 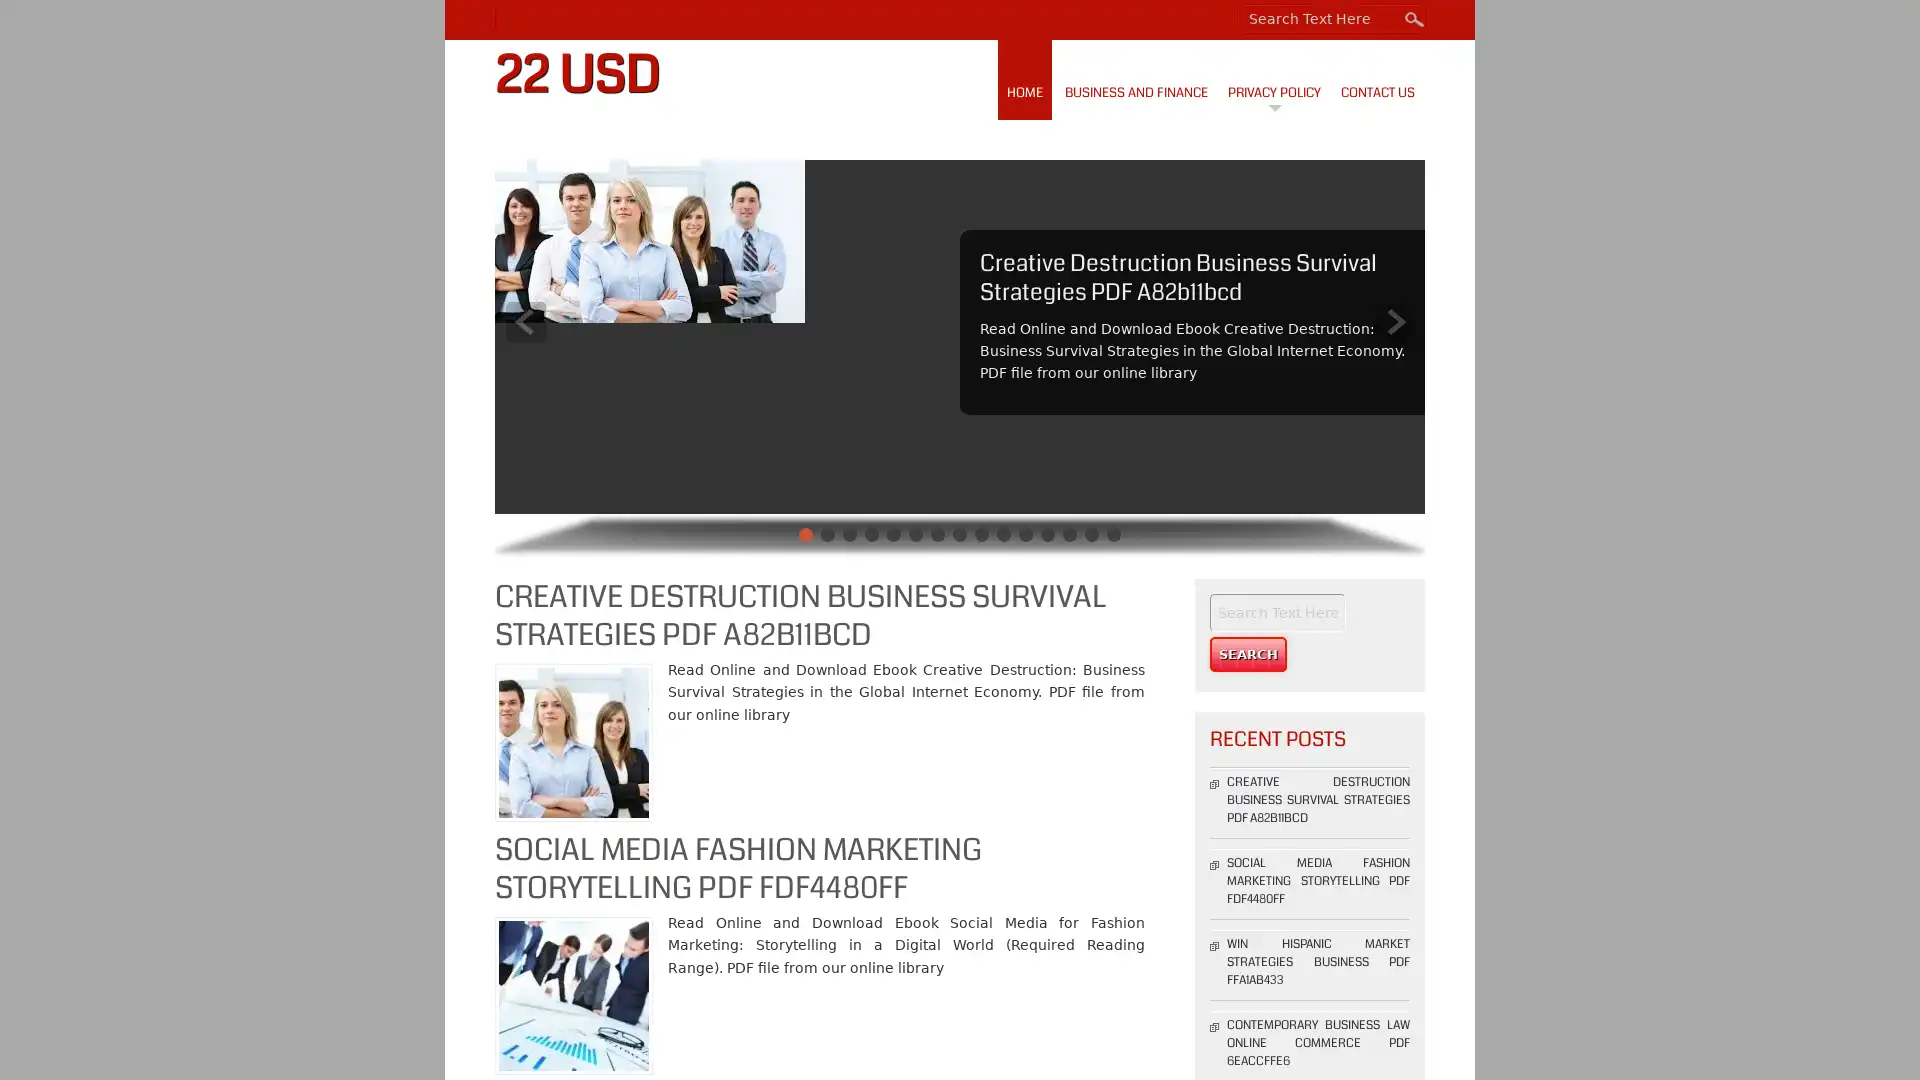 I want to click on Search, so click(x=1247, y=654).